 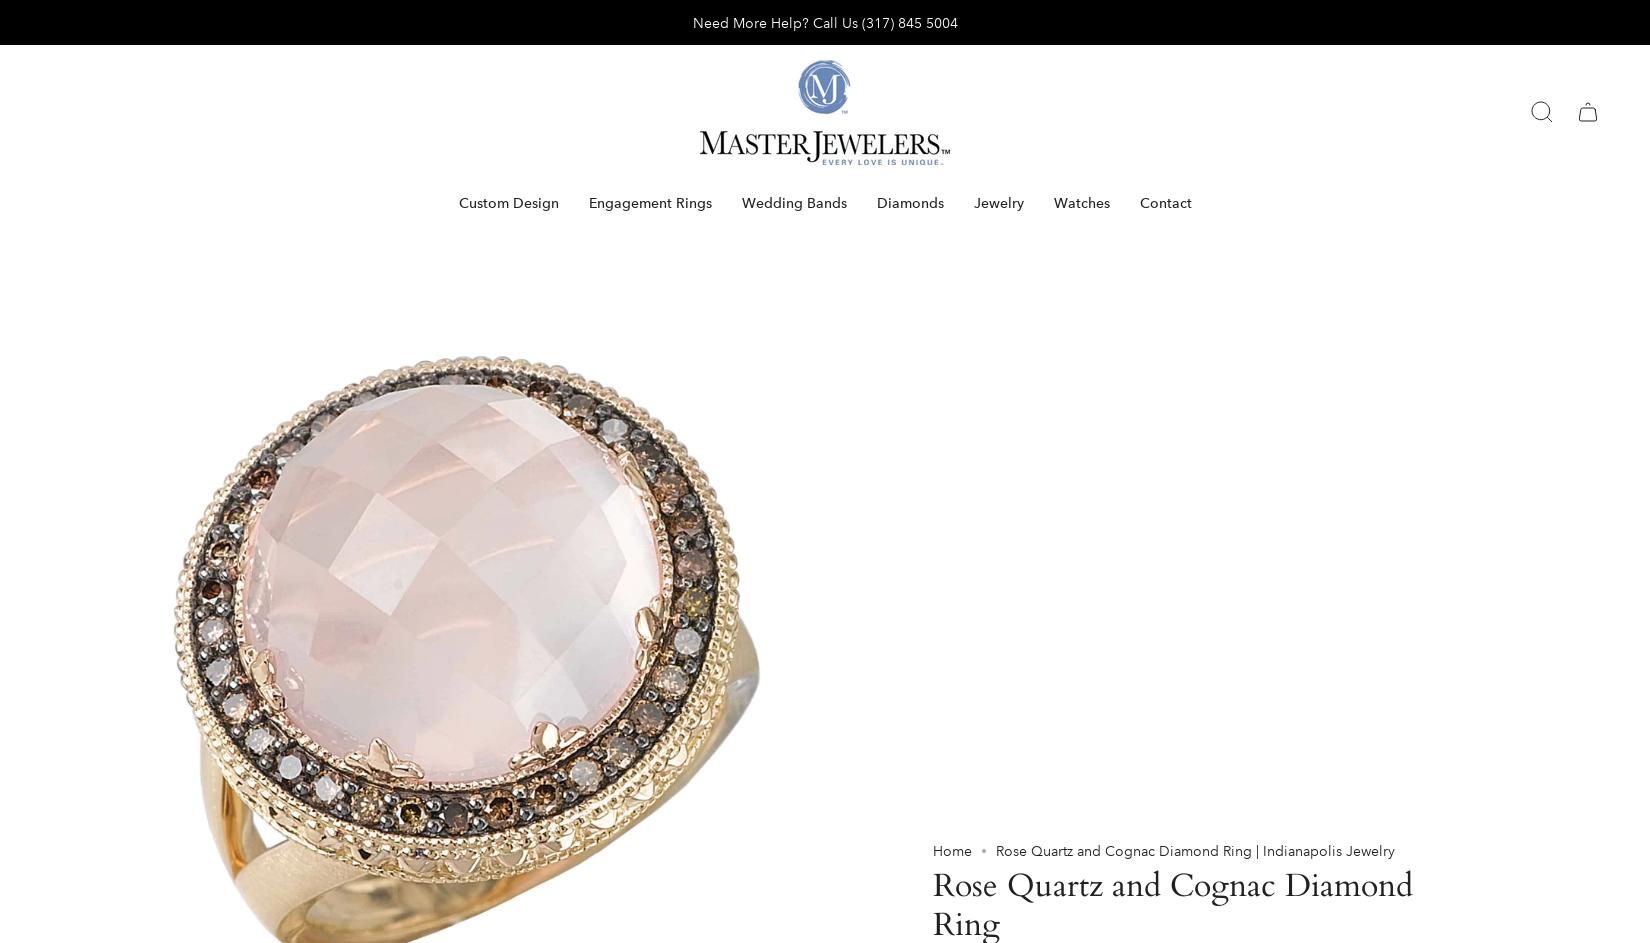 I want to click on 'Home', so click(x=952, y=39).